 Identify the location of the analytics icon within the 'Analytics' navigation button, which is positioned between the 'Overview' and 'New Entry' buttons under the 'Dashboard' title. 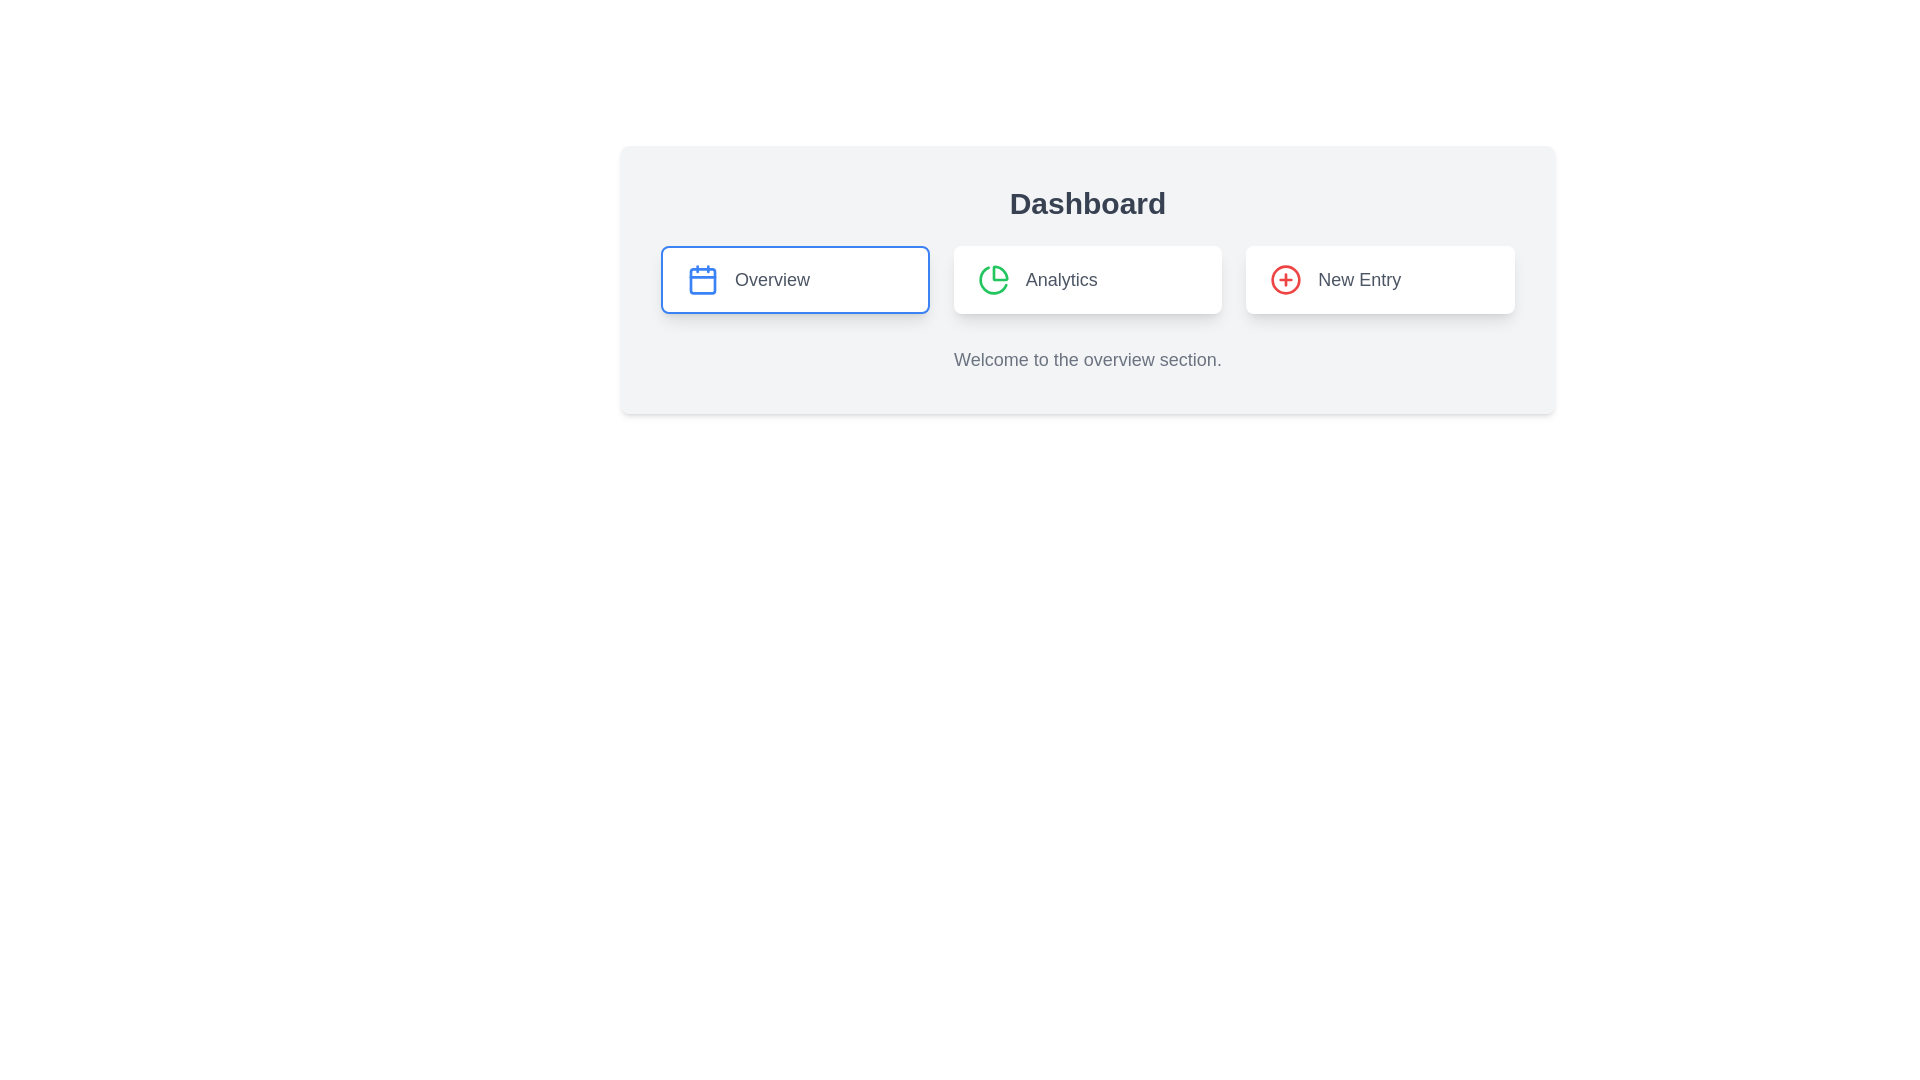
(993, 280).